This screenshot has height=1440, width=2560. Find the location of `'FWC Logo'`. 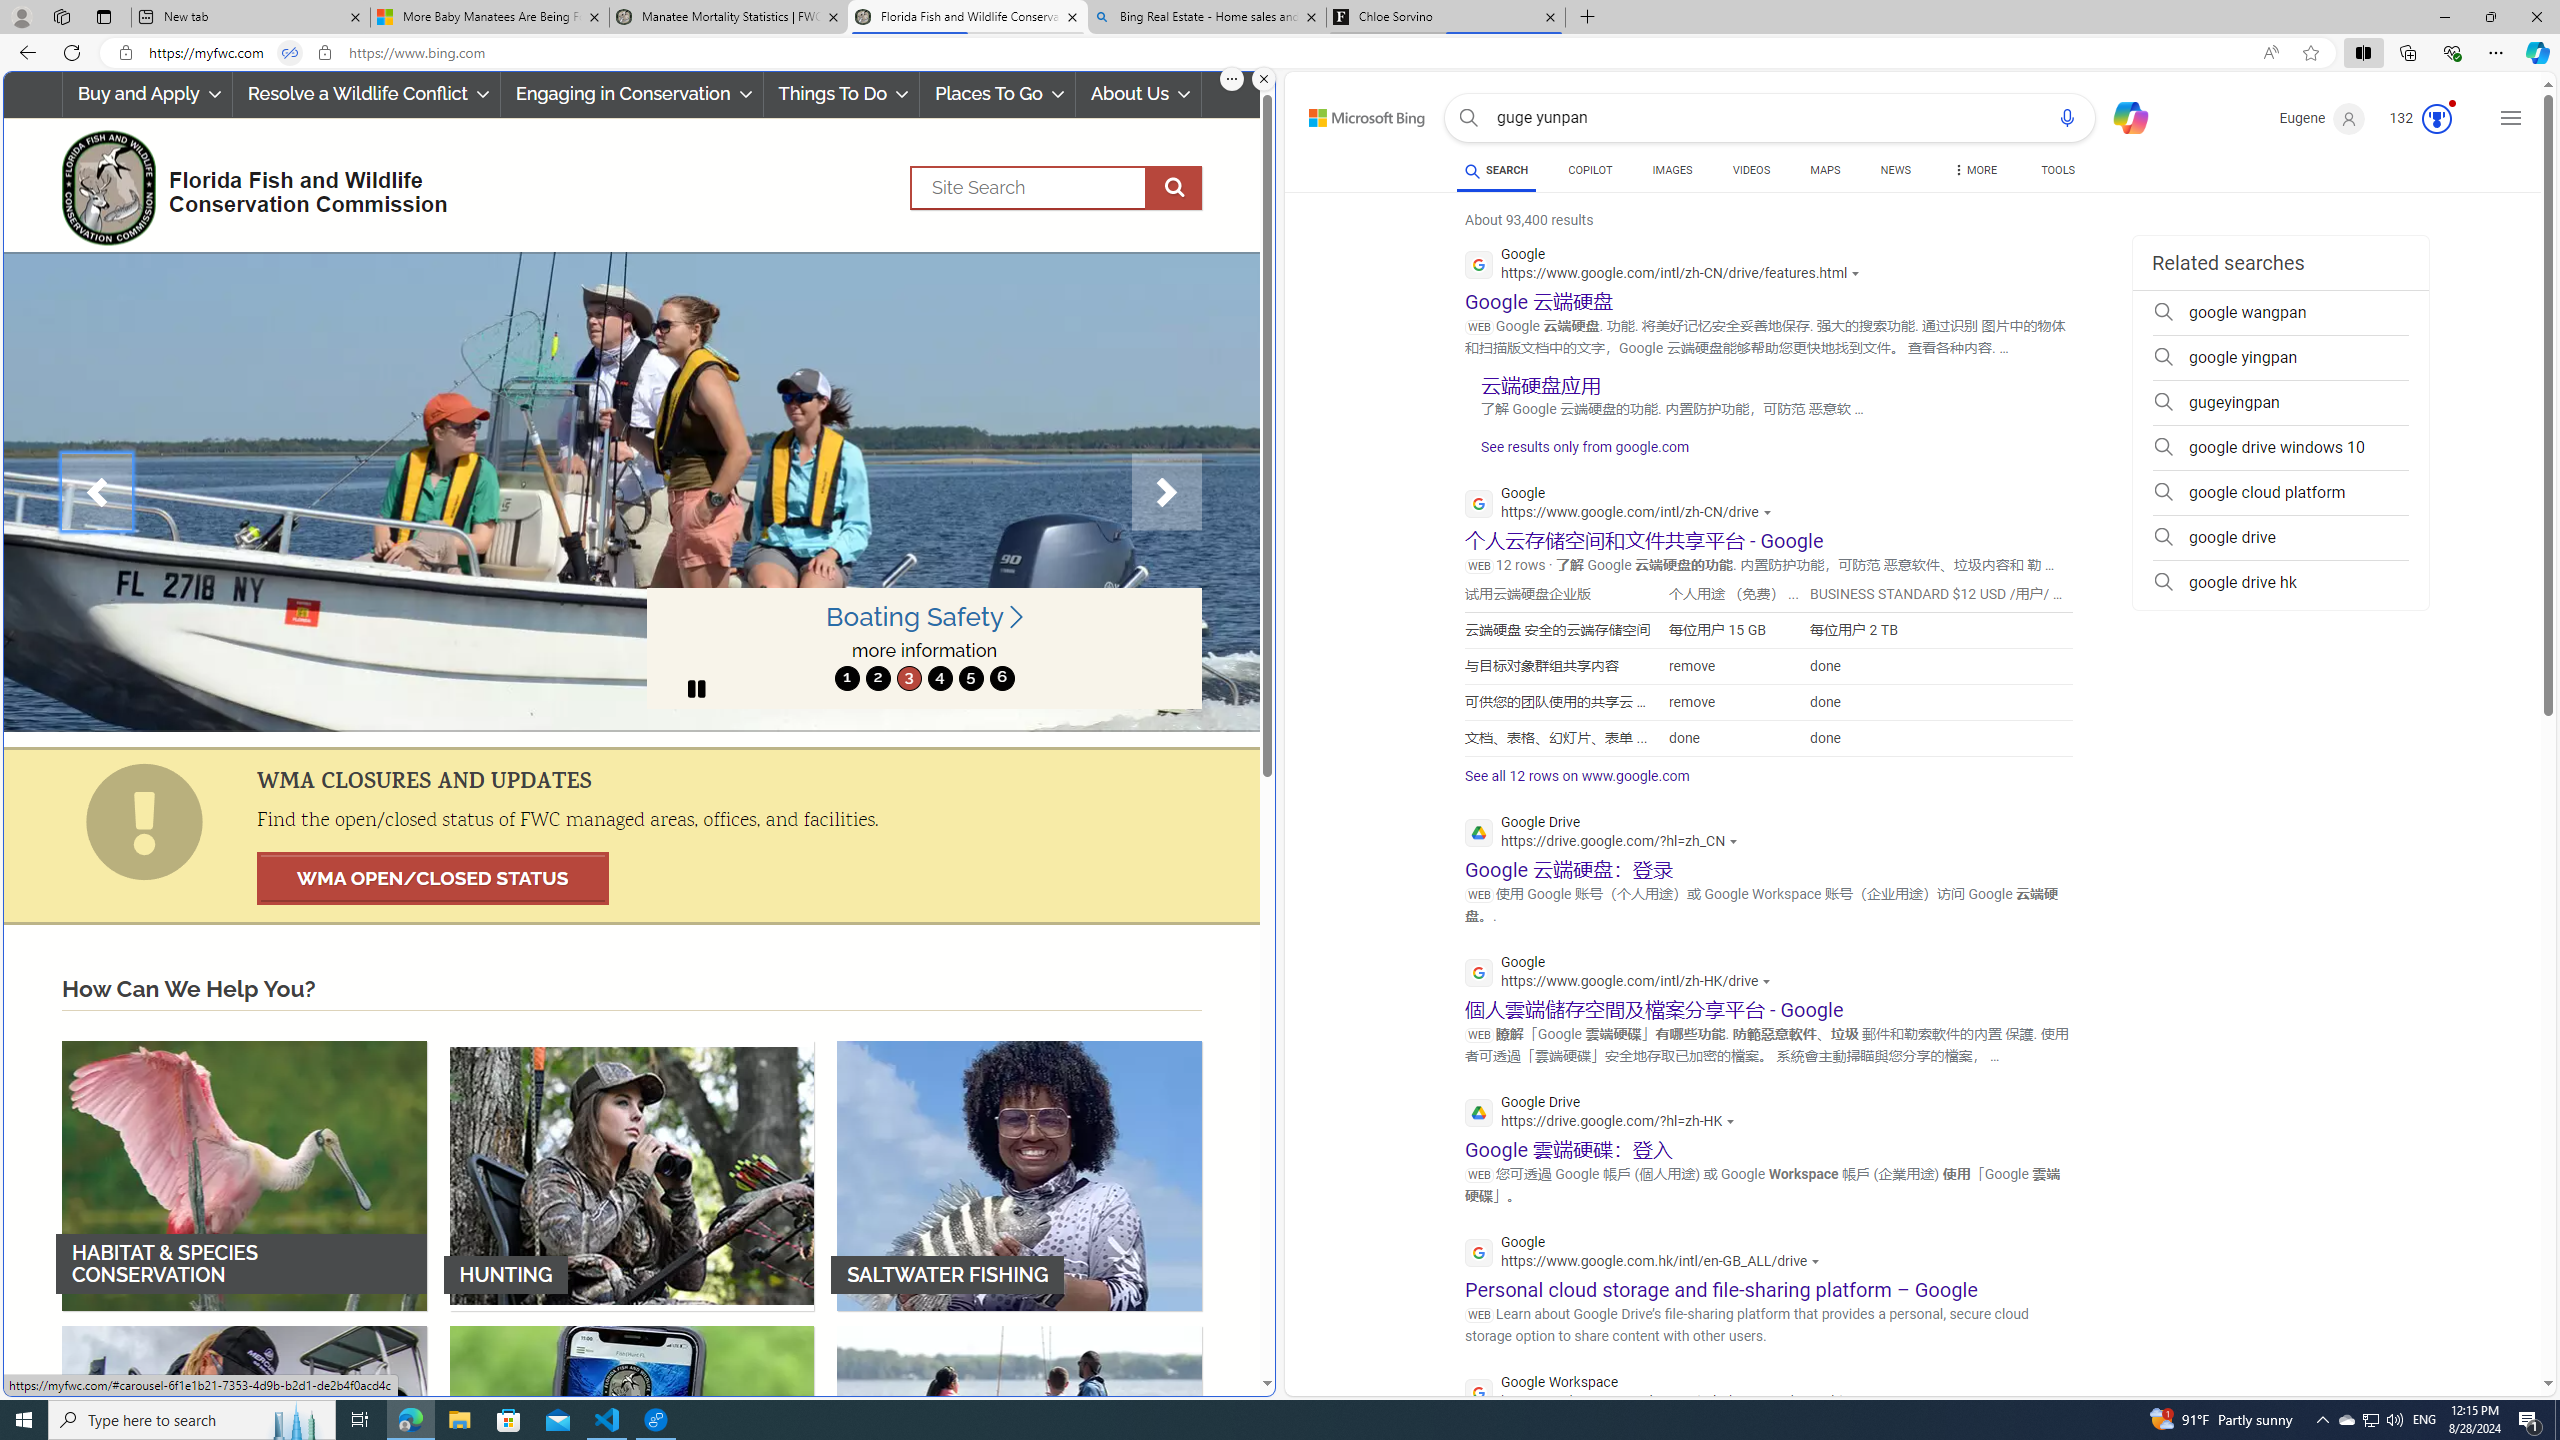

'FWC Logo' is located at coordinates (107, 187).